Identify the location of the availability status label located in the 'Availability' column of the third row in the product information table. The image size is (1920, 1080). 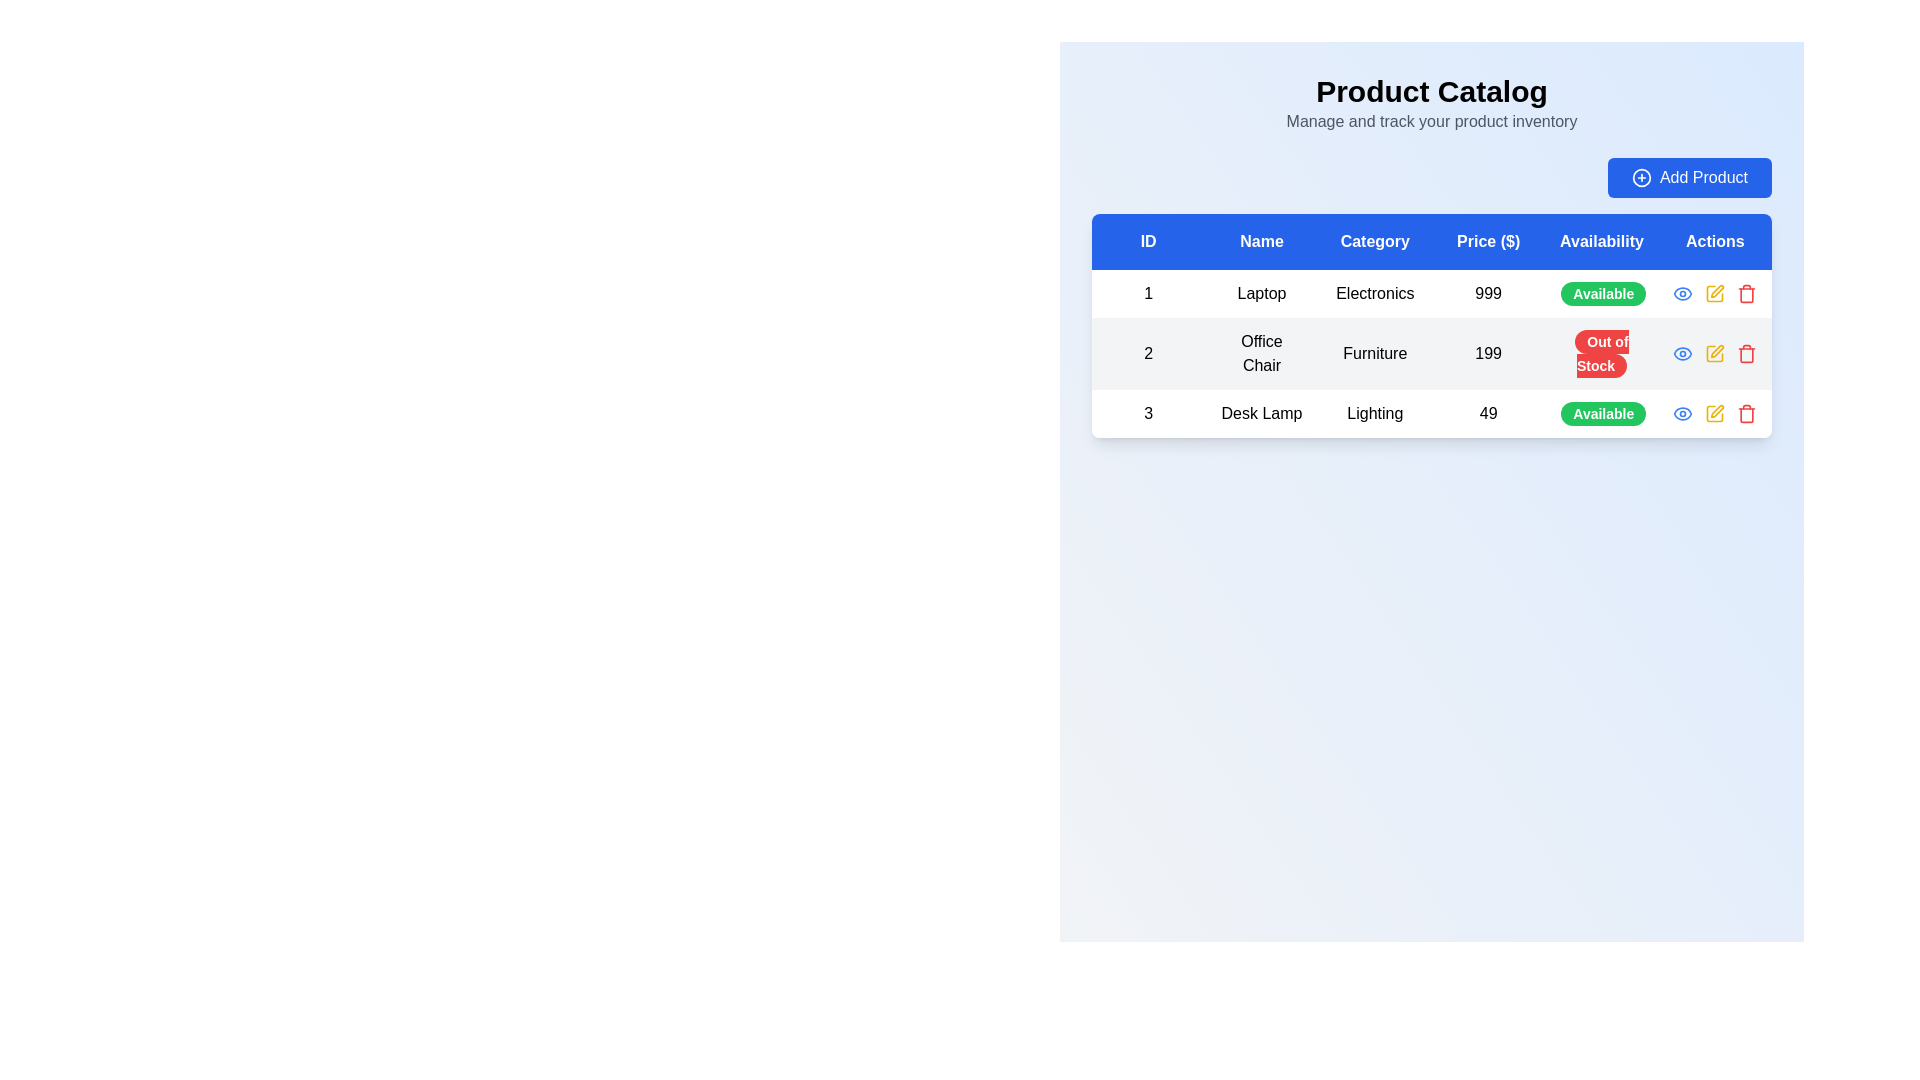
(1603, 412).